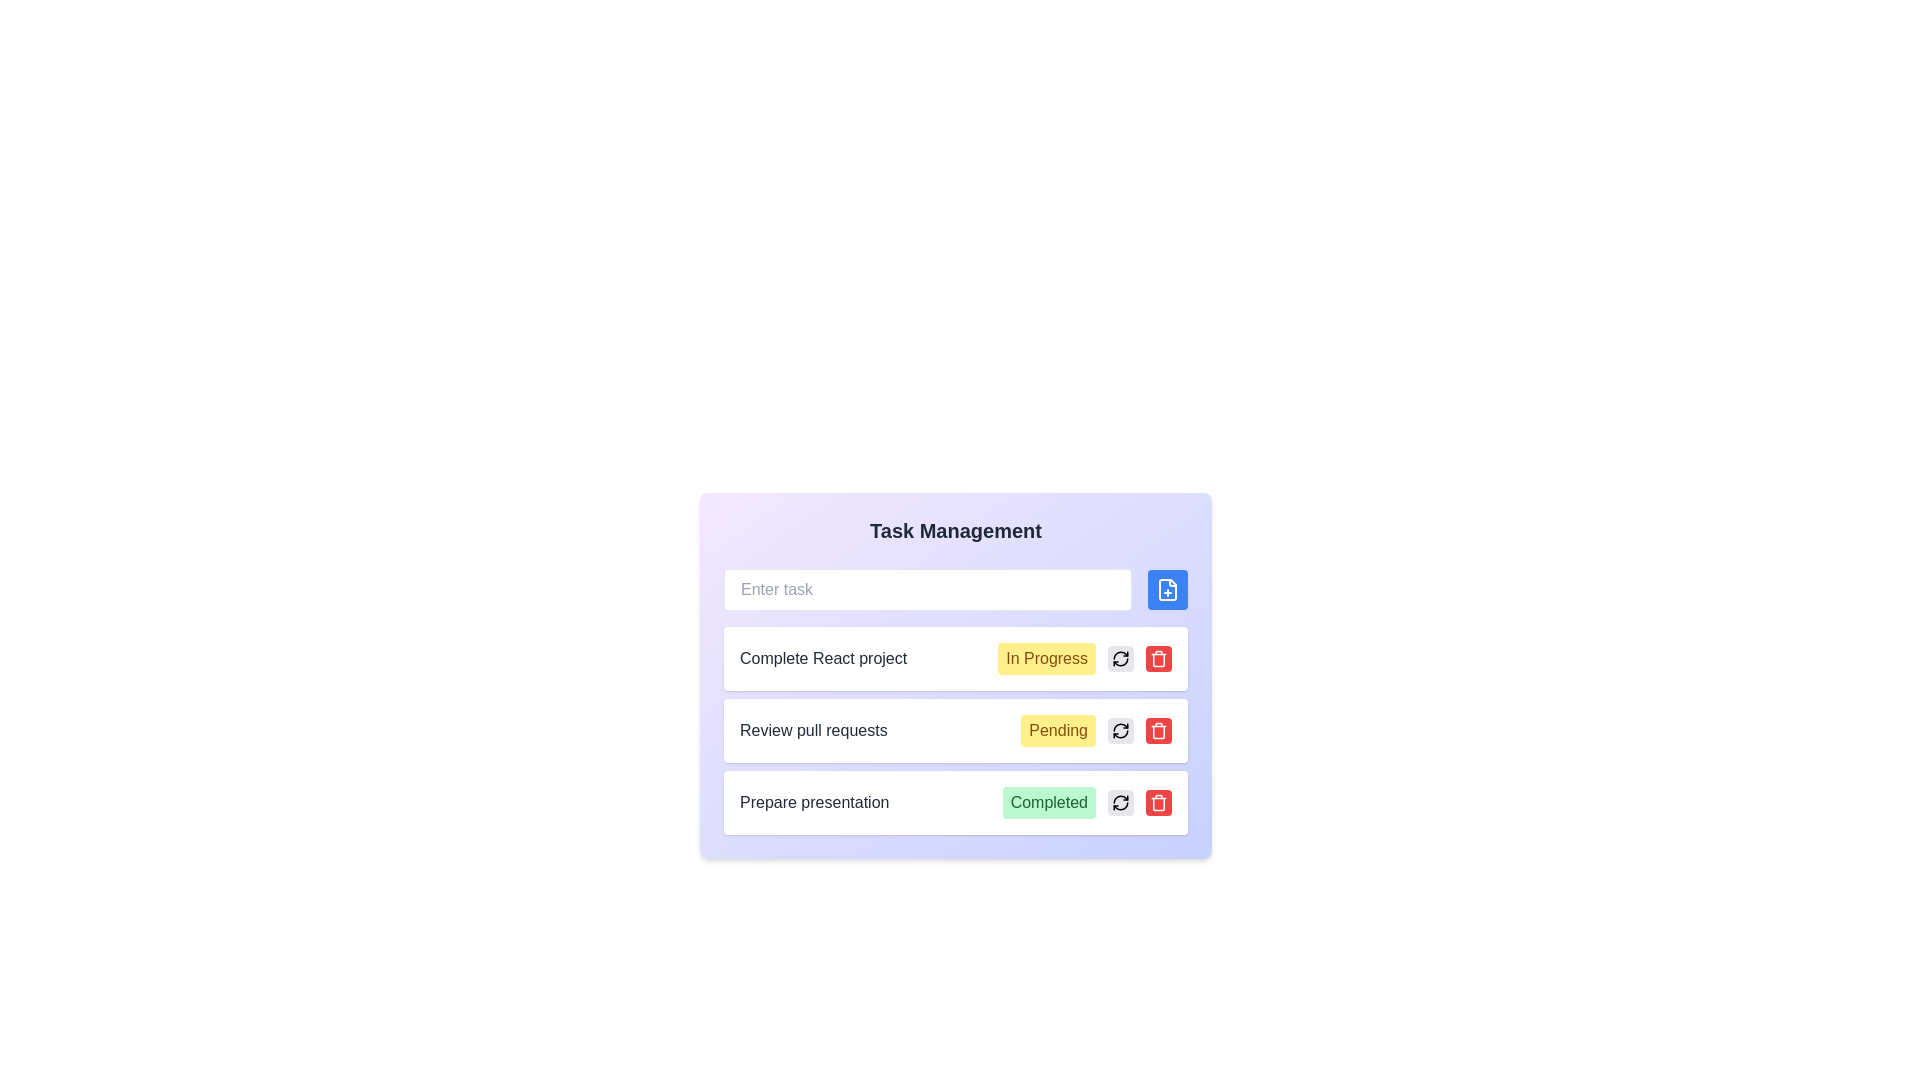 The image size is (1920, 1080). Describe the element at coordinates (1121, 801) in the screenshot. I see `the circular refresh button with a gray background` at that location.